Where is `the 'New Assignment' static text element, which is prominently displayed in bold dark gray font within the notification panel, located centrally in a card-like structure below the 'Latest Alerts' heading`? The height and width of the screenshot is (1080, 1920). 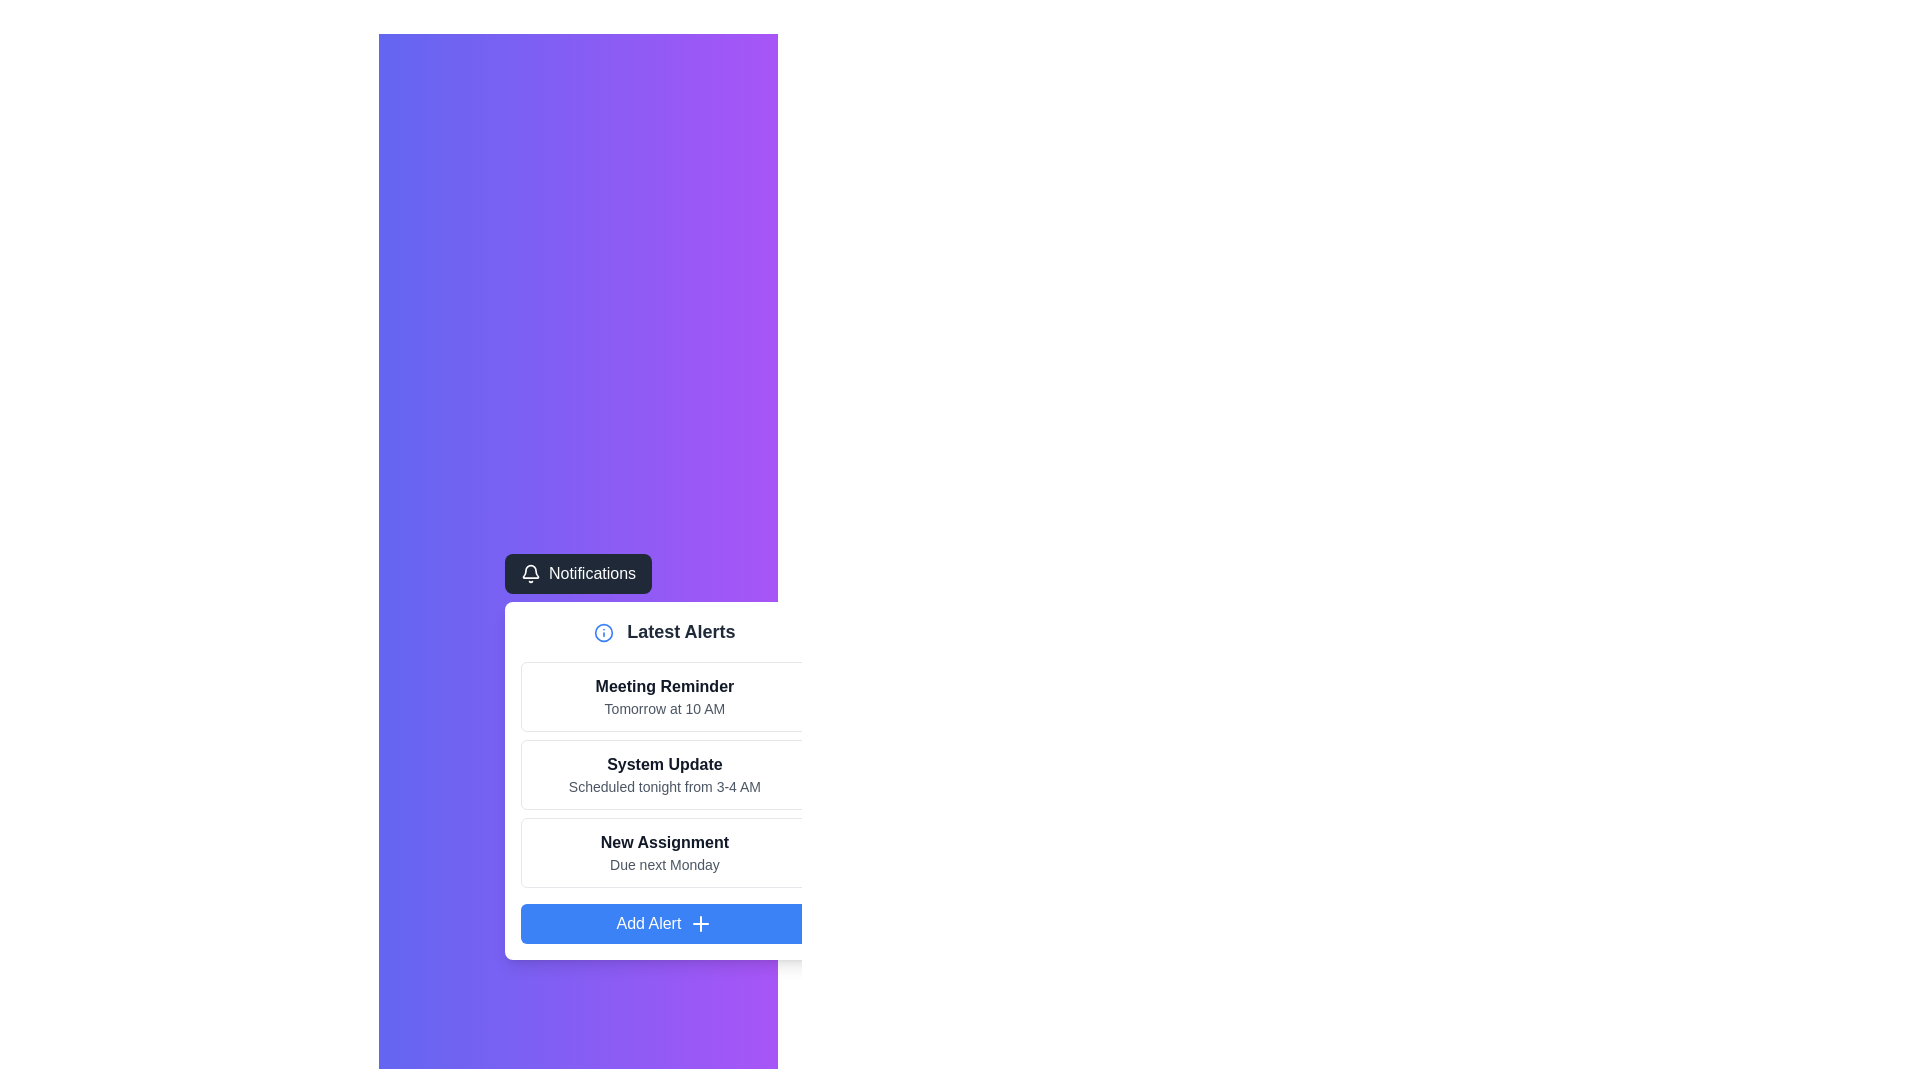
the 'New Assignment' static text element, which is prominently displayed in bold dark gray font within the notification panel, located centrally in a card-like structure below the 'Latest Alerts' heading is located at coordinates (664, 843).